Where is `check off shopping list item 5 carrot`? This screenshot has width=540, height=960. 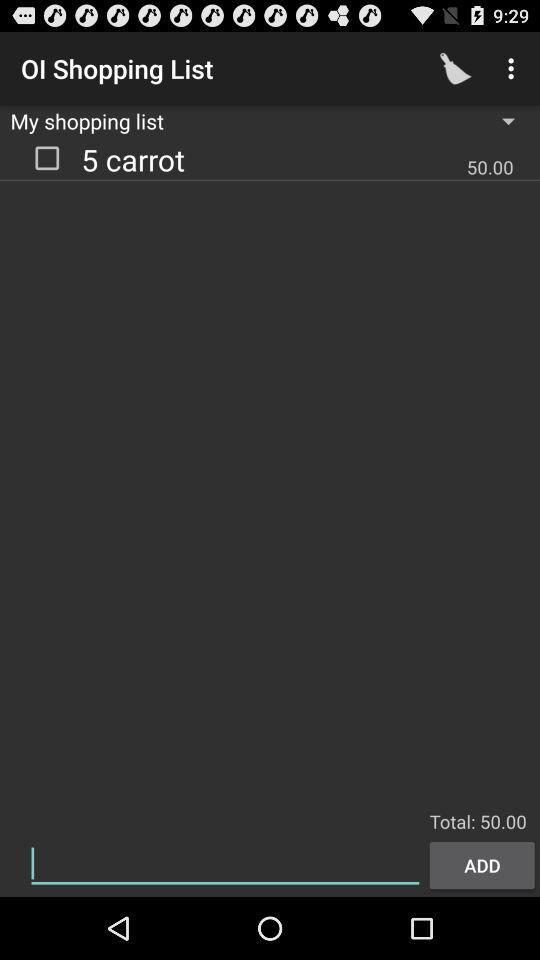
check off shopping list item 5 carrot is located at coordinates (47, 156).